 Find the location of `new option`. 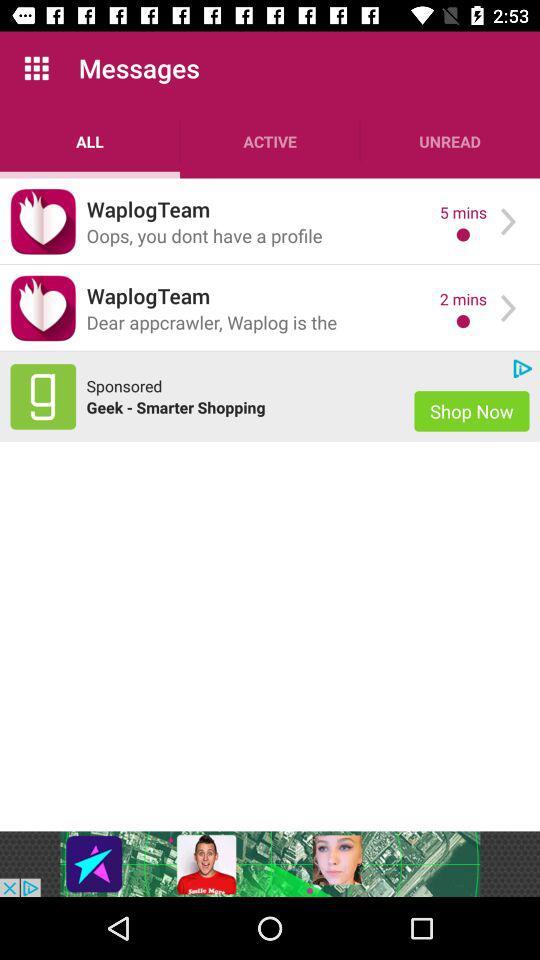

new option is located at coordinates (43, 395).